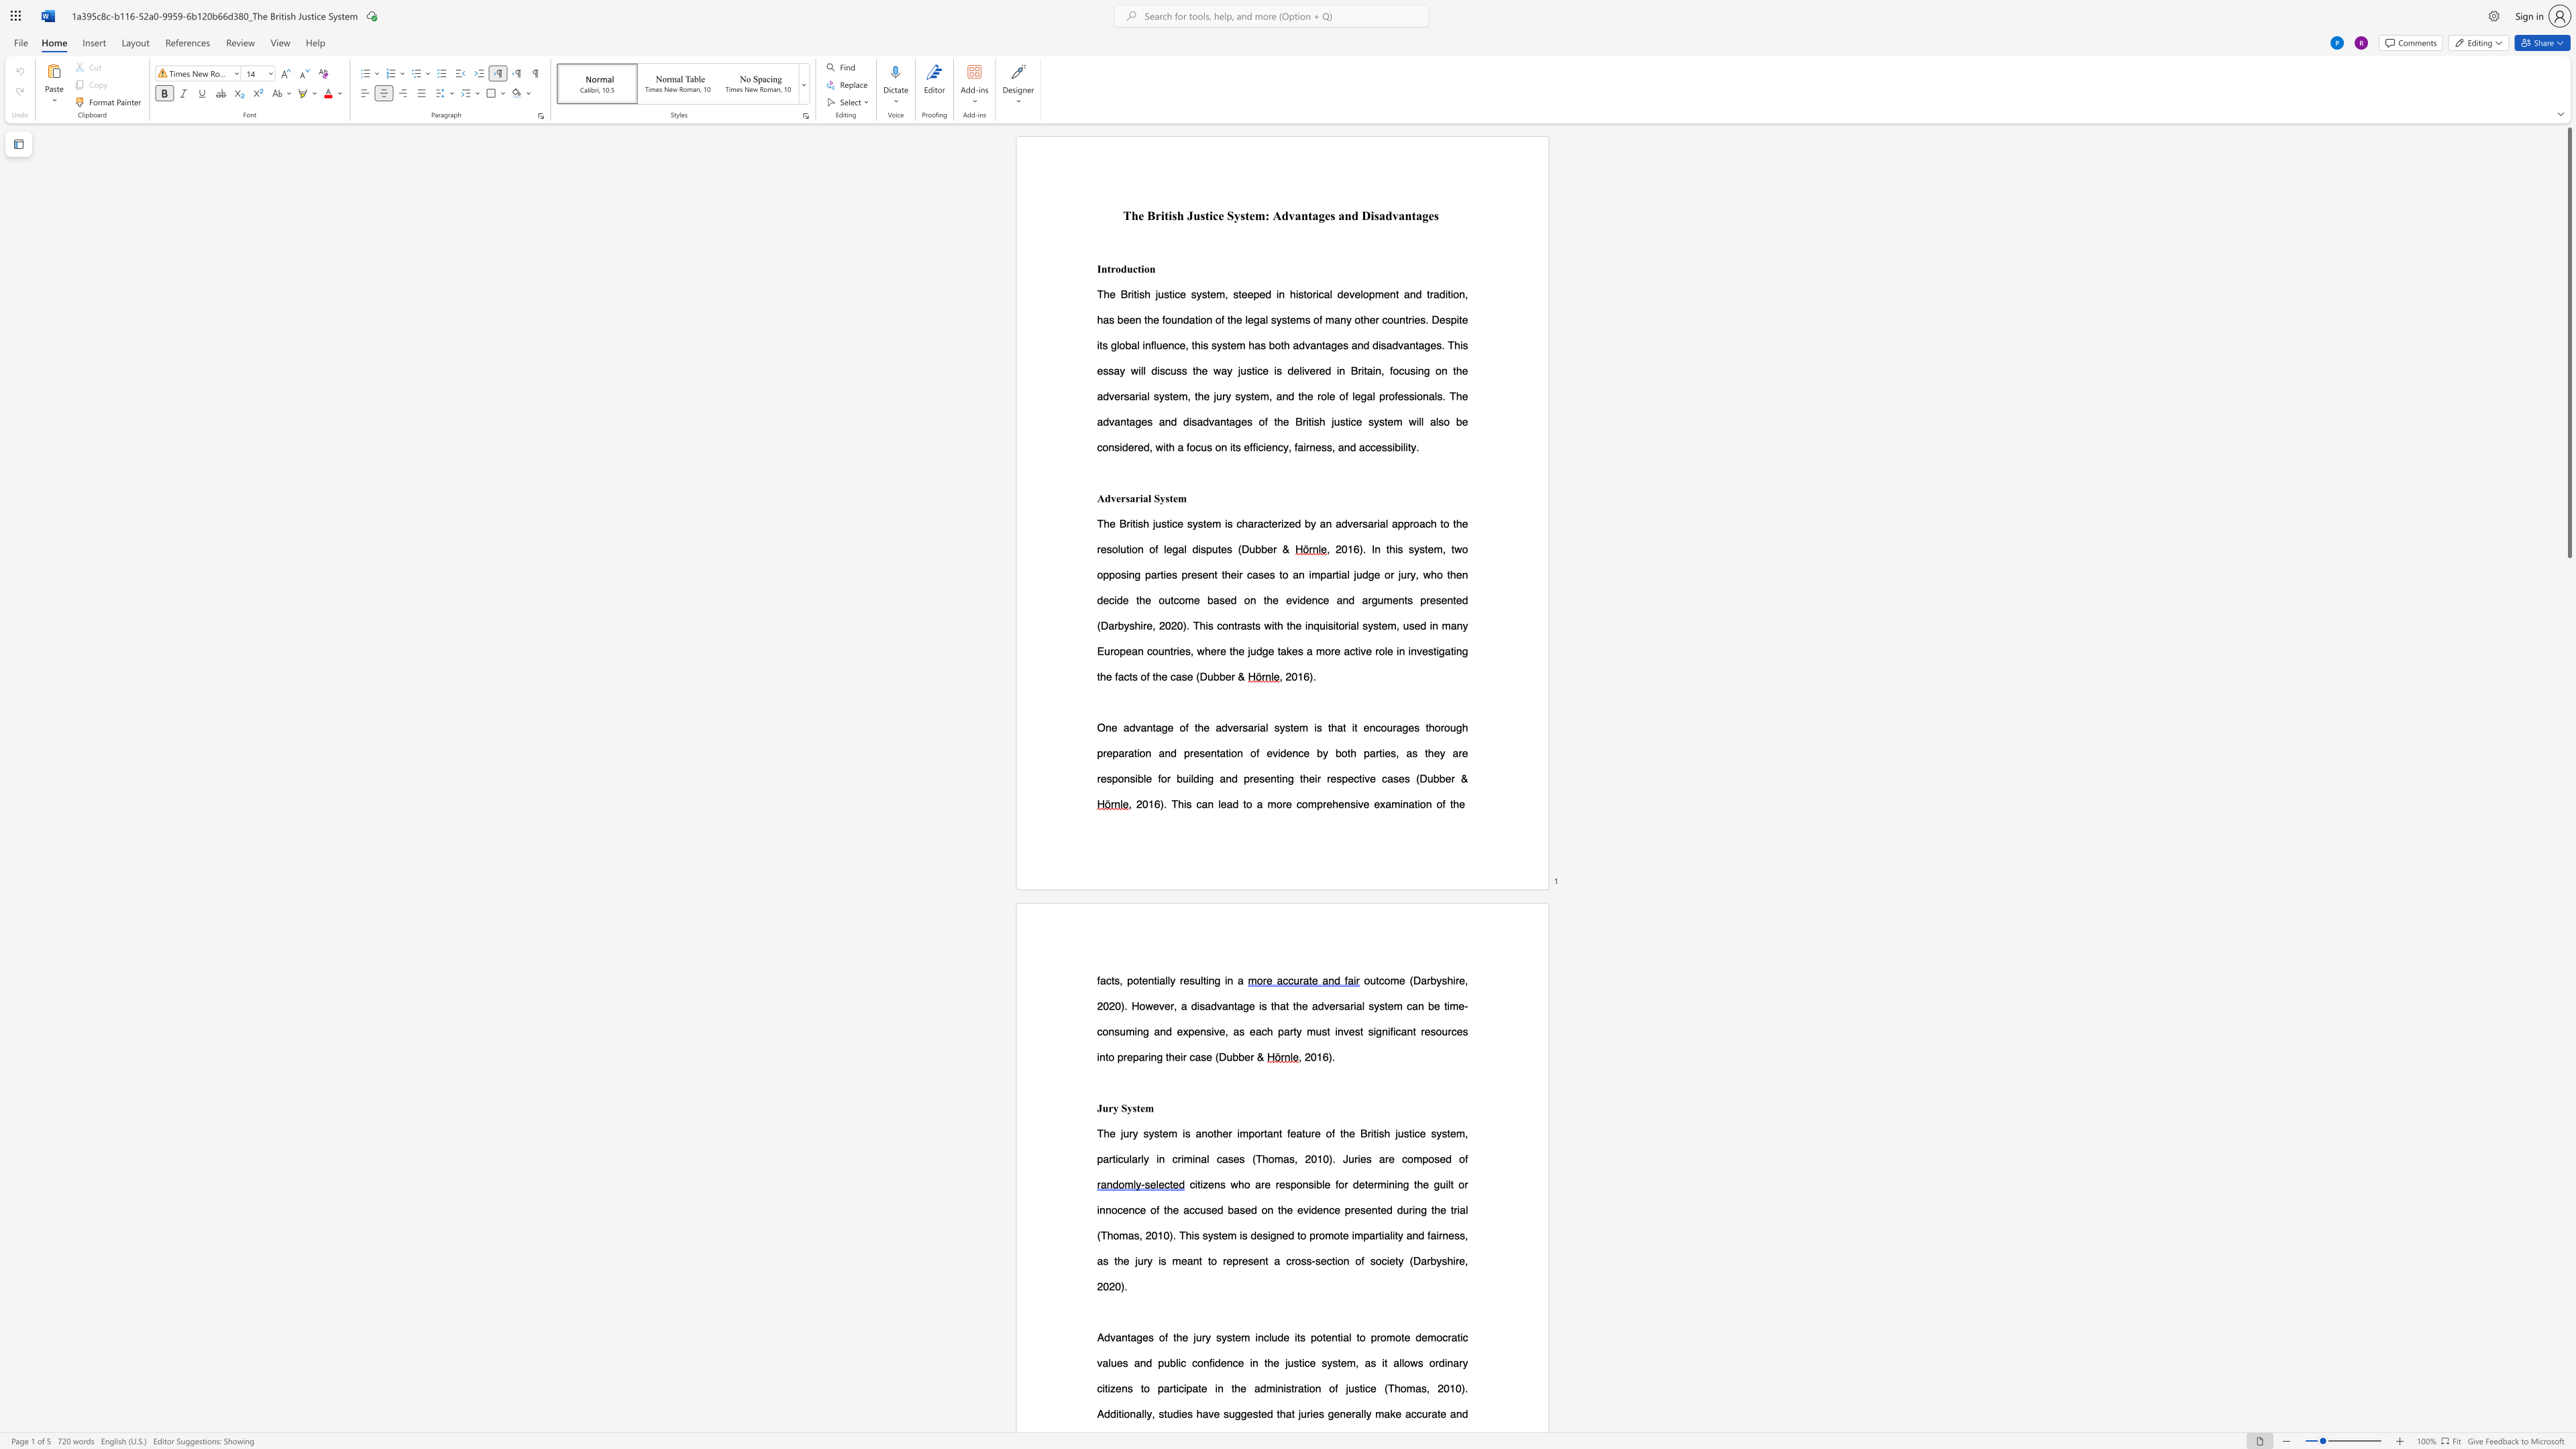  I want to click on the subset text "ste" within the text "Adversarial System", so click(1164, 497).